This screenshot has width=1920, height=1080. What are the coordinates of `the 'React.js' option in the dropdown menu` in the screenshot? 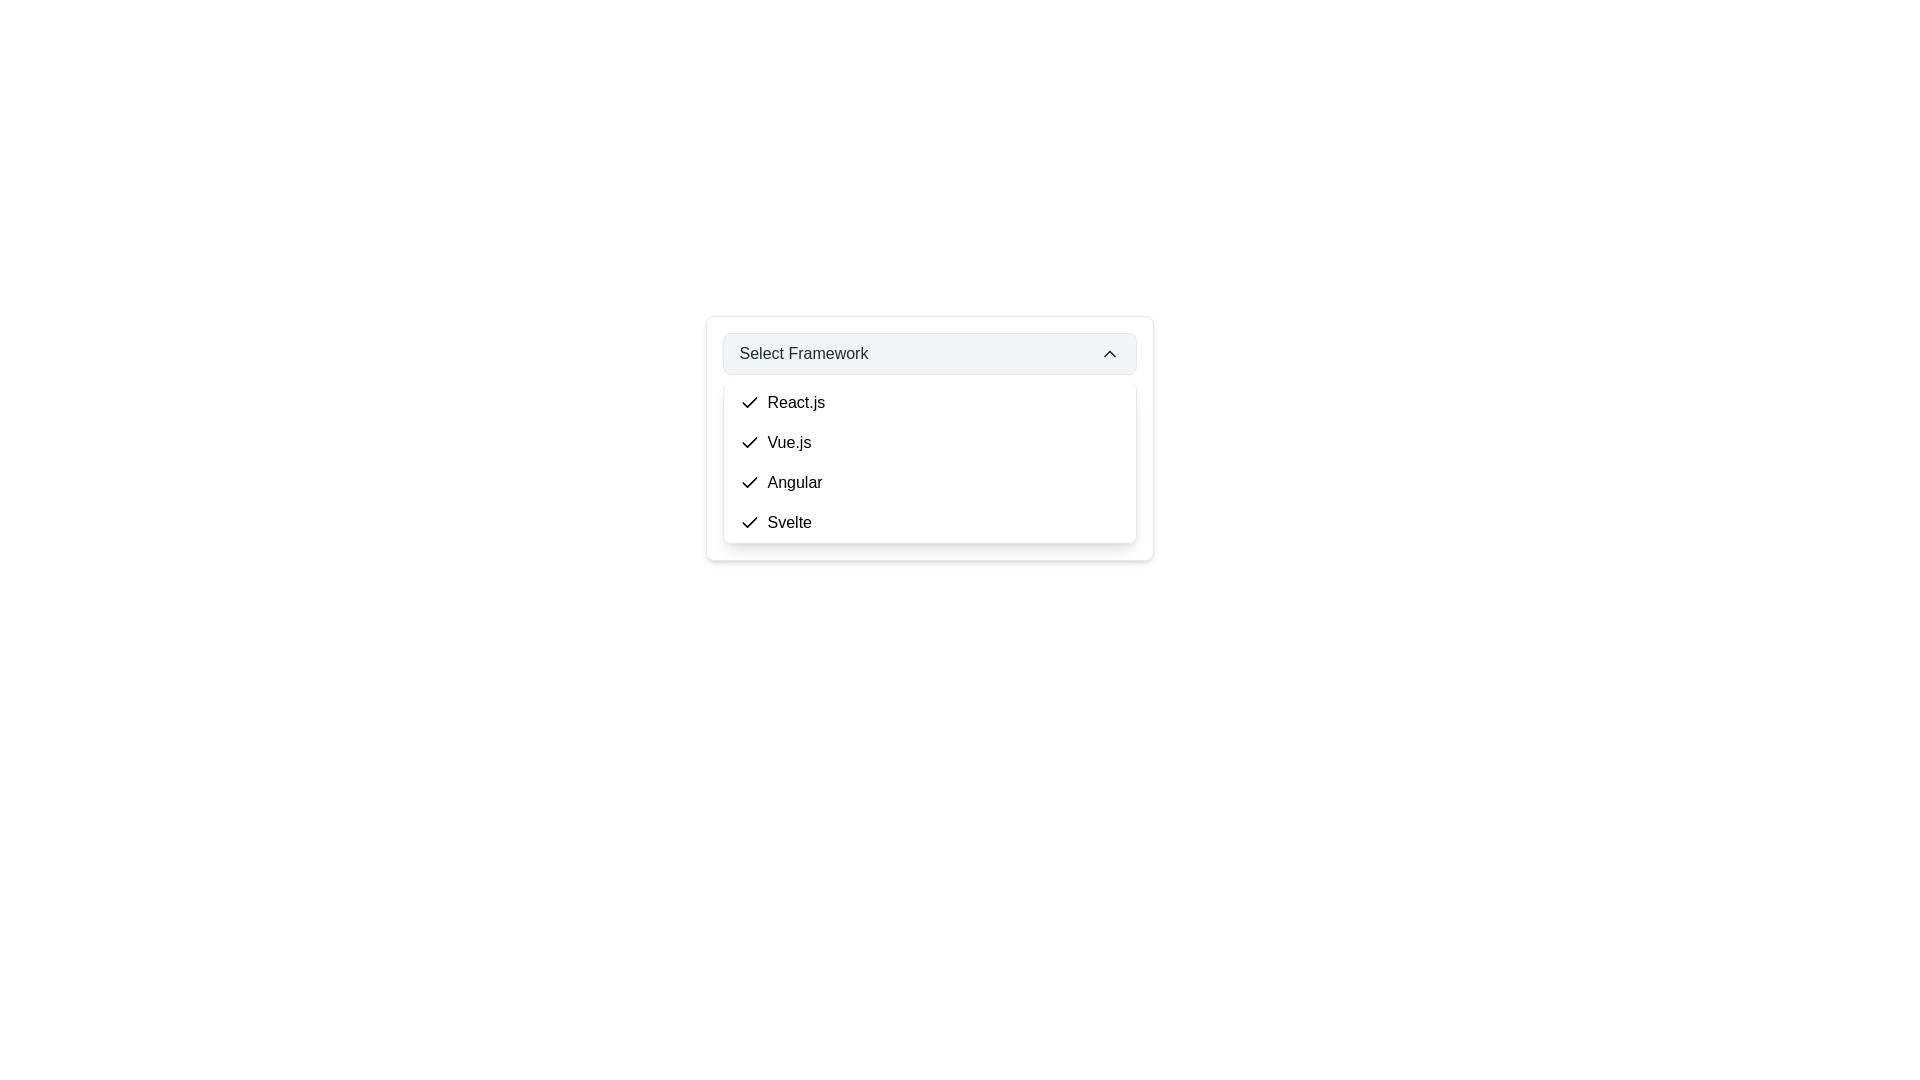 It's located at (928, 402).